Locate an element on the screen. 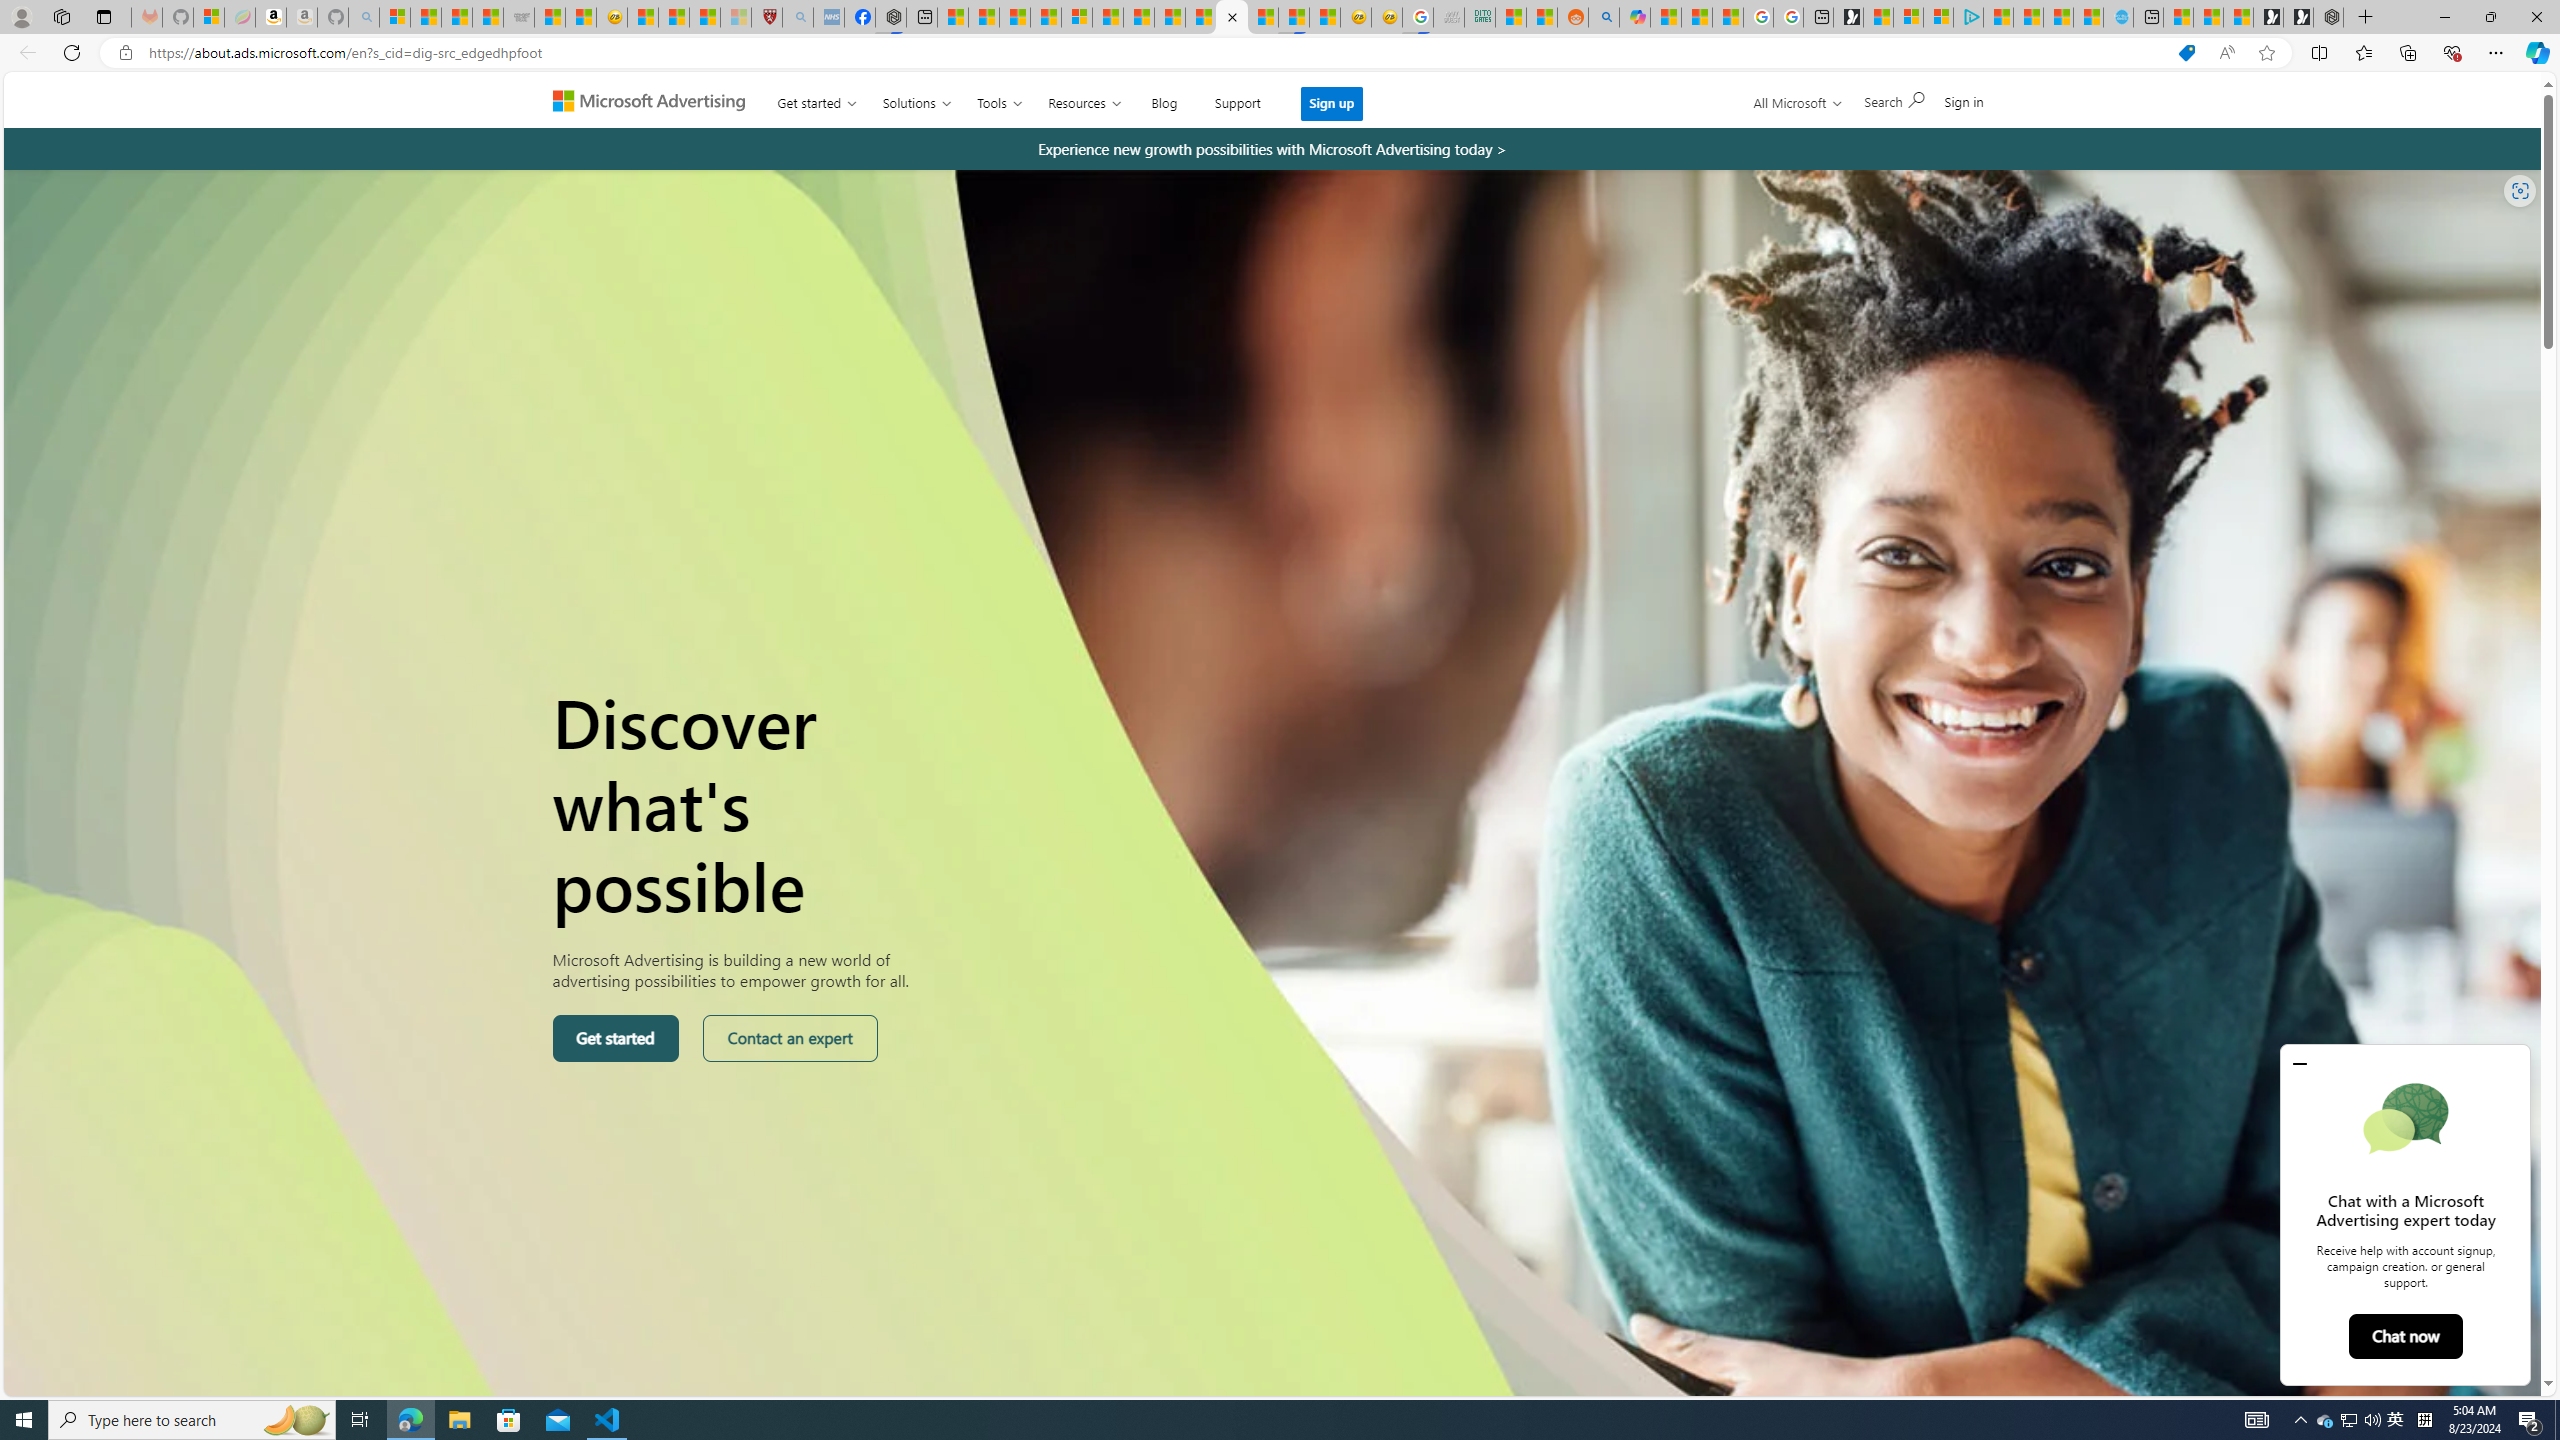 The width and height of the screenshot is (2560, 1440). 'Blog' is located at coordinates (1163, 99).